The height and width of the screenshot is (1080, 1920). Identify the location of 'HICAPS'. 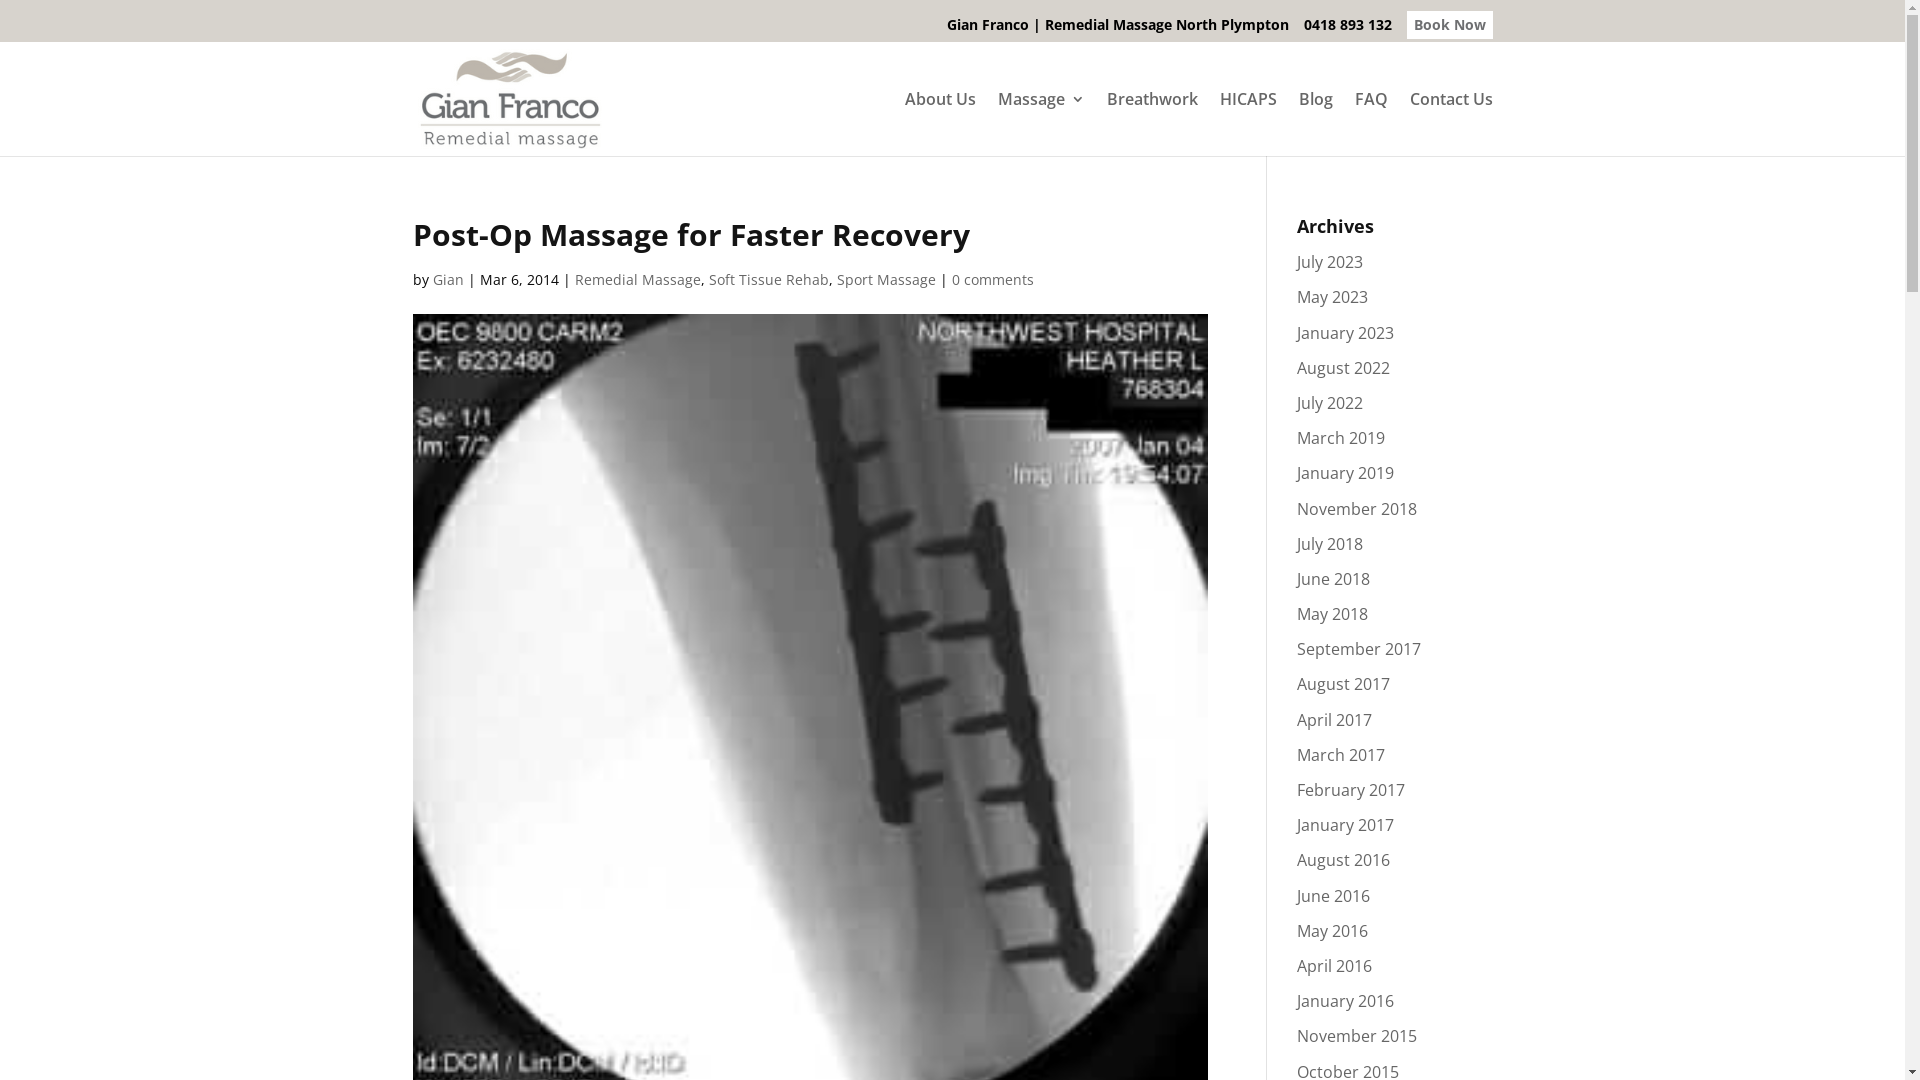
(1247, 123).